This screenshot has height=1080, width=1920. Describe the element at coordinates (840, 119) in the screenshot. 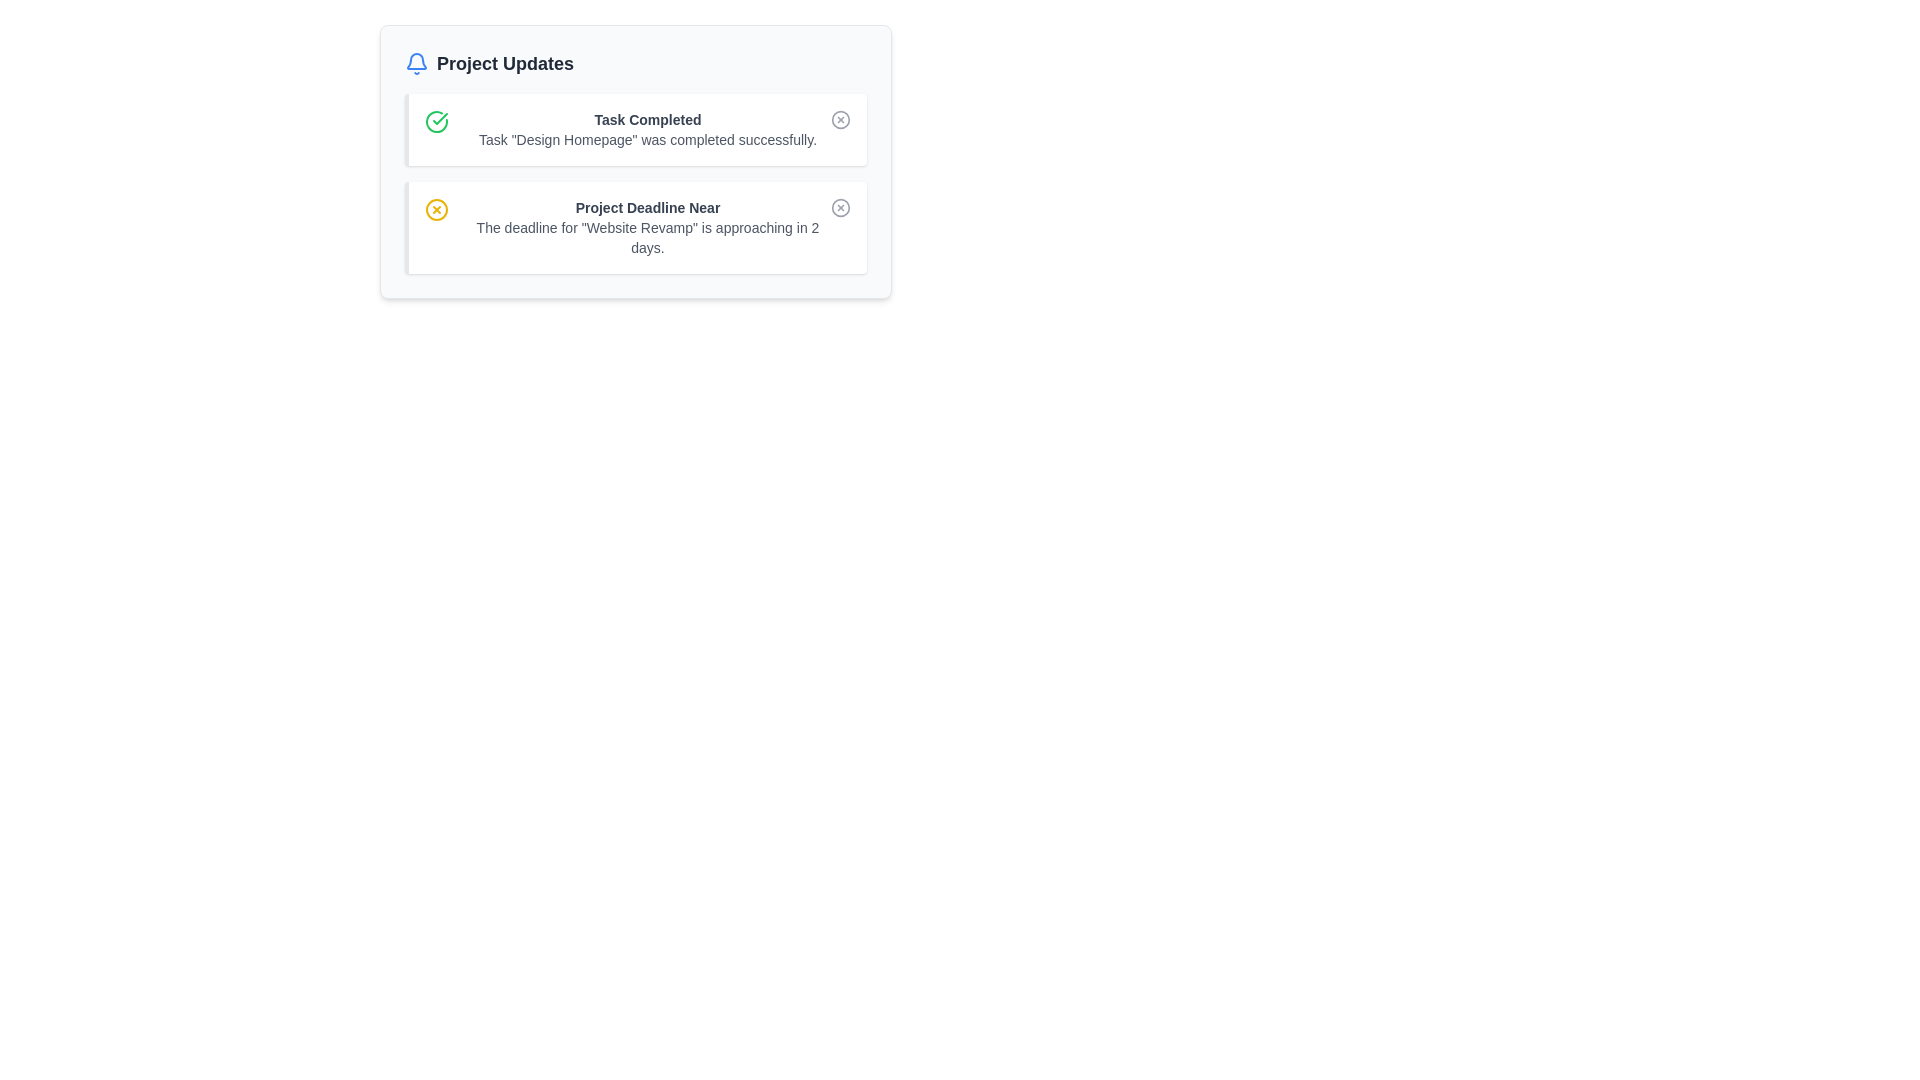

I see `the dismiss button in the top-right corner of the 'Task Completed' notification card to change its color` at that location.